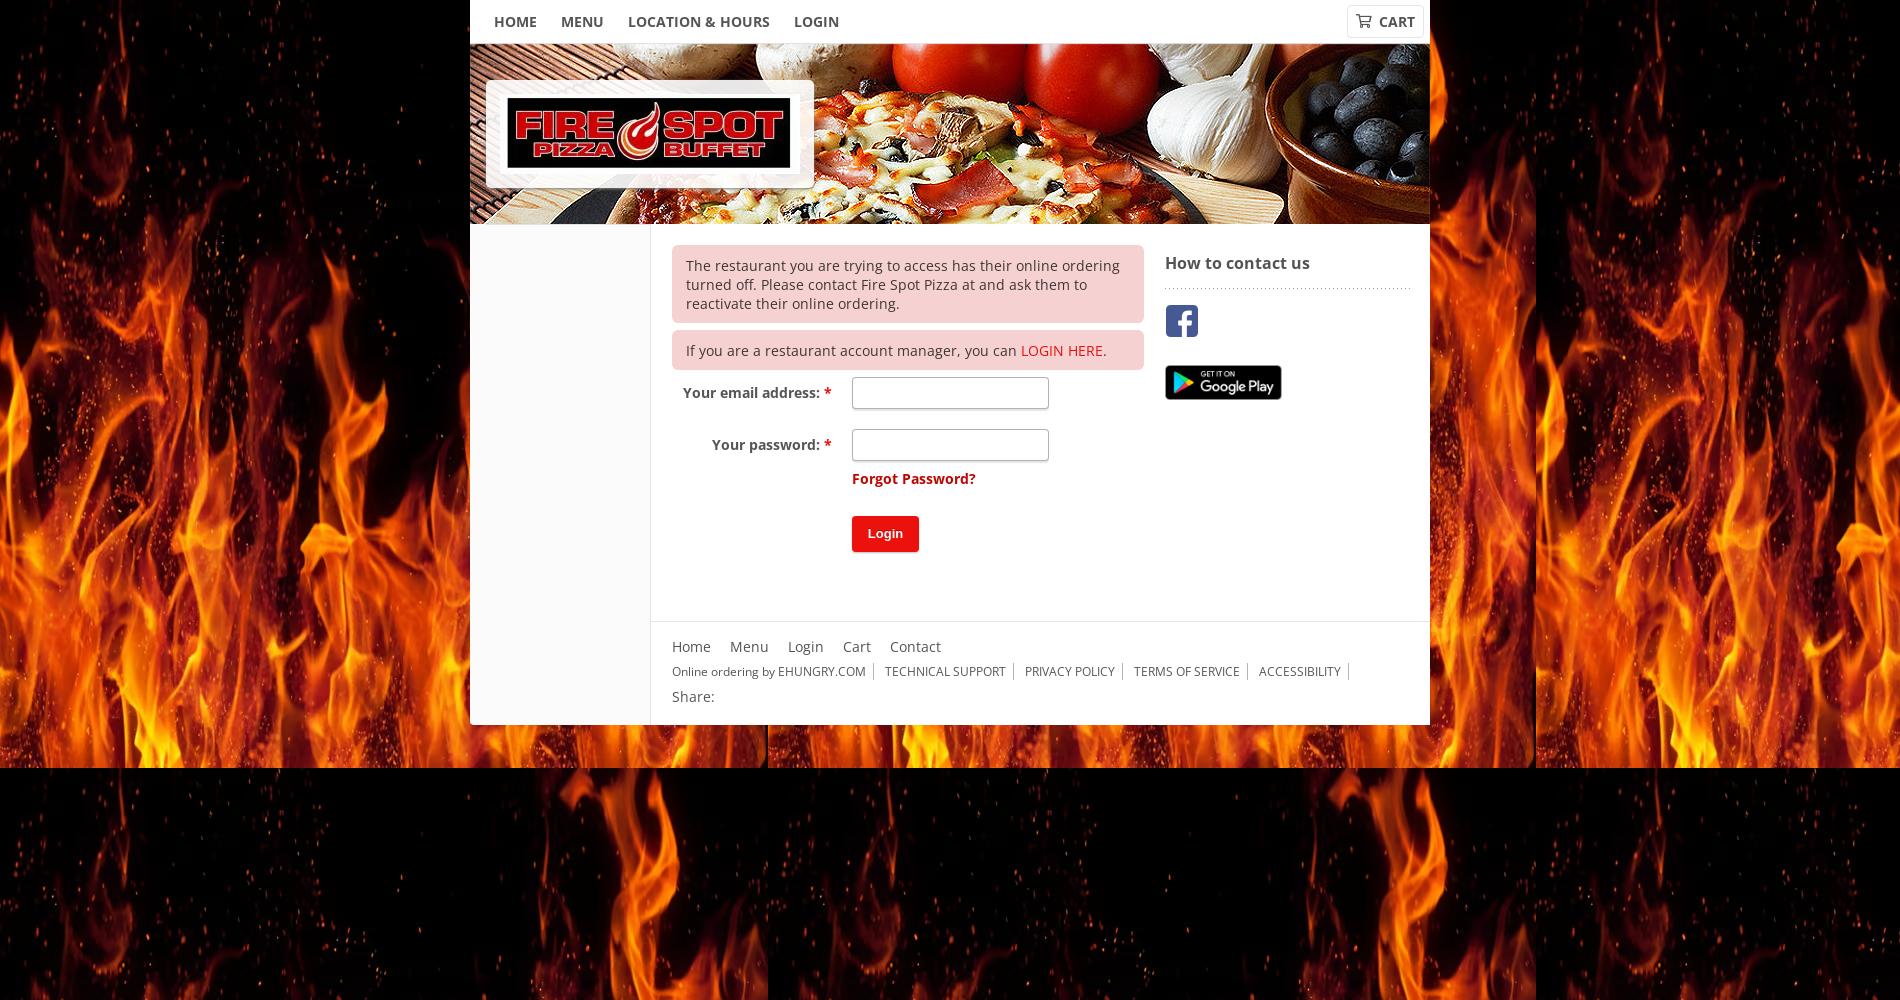  What do you see at coordinates (913, 646) in the screenshot?
I see `'Contact'` at bounding box center [913, 646].